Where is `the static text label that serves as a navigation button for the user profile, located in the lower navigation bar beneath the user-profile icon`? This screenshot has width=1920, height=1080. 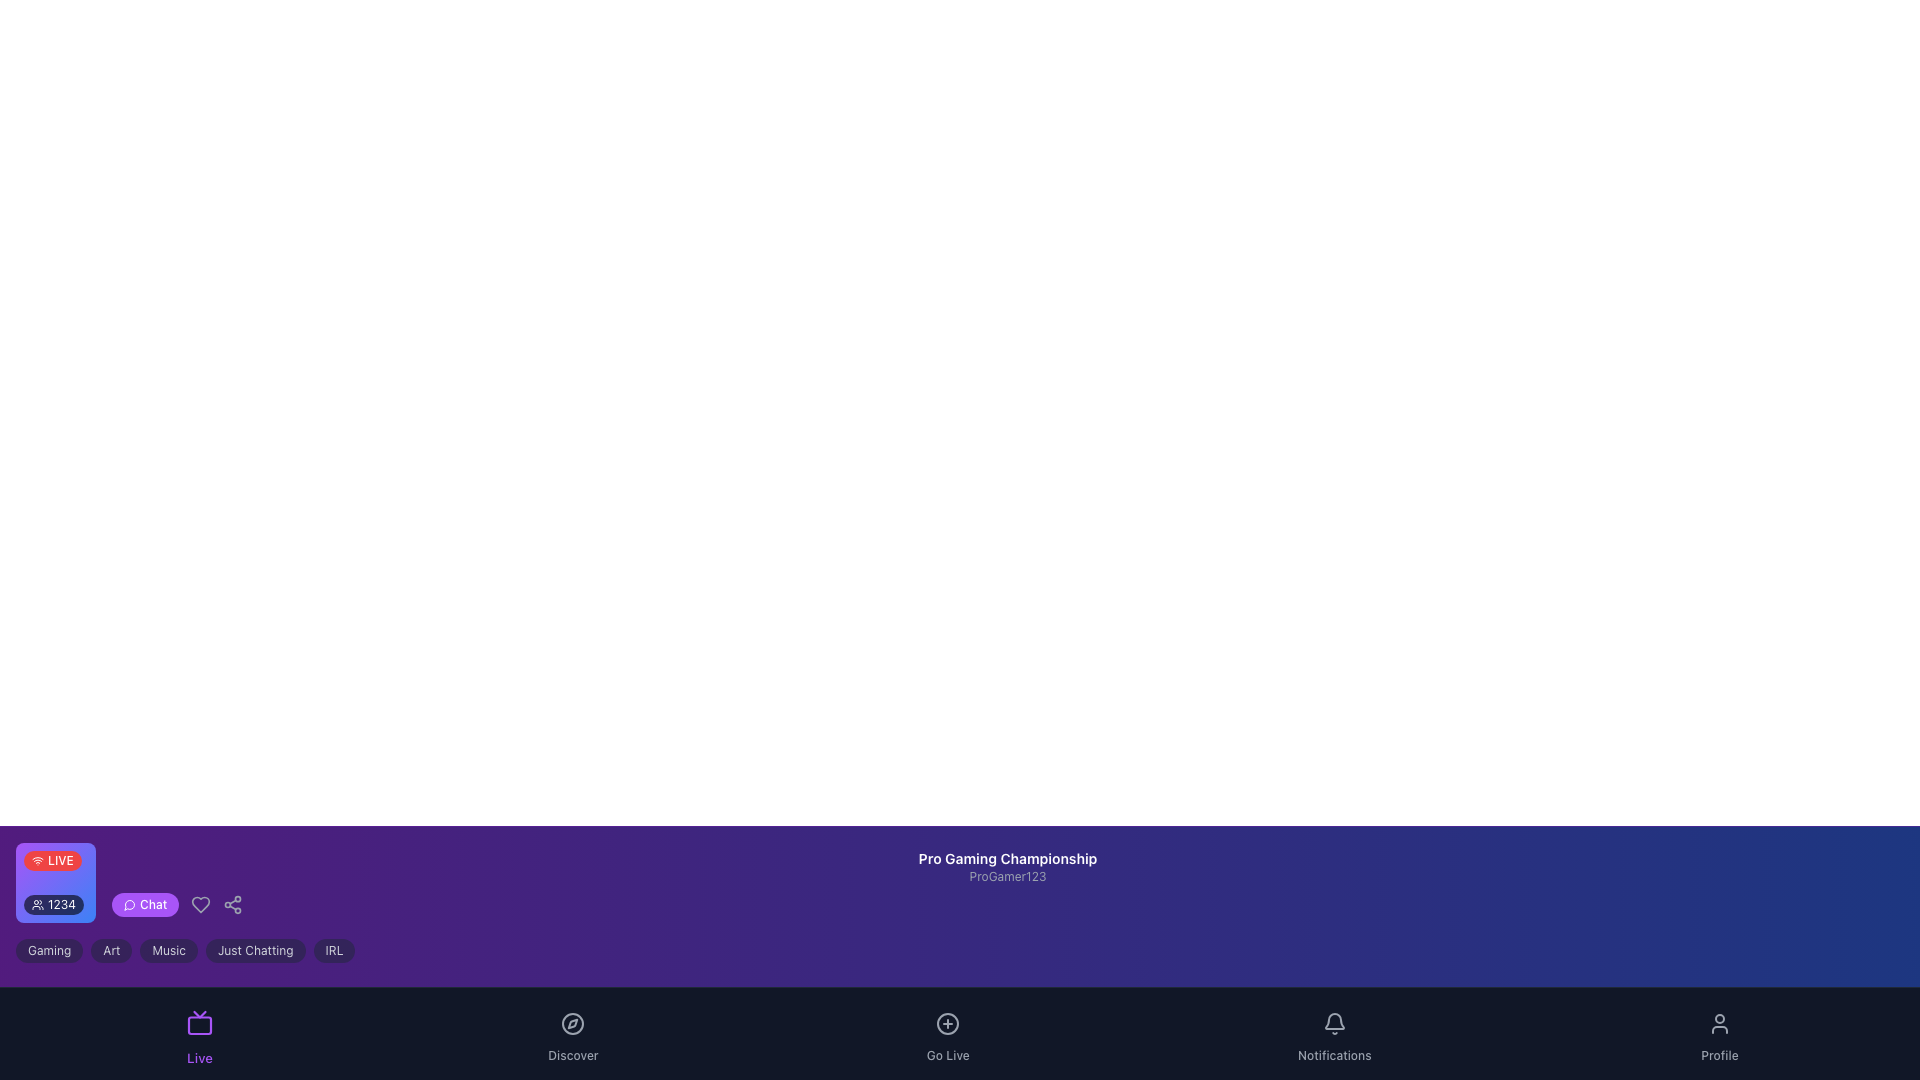
the static text label that serves as a navigation button for the user profile, located in the lower navigation bar beneath the user-profile icon is located at coordinates (1718, 1055).